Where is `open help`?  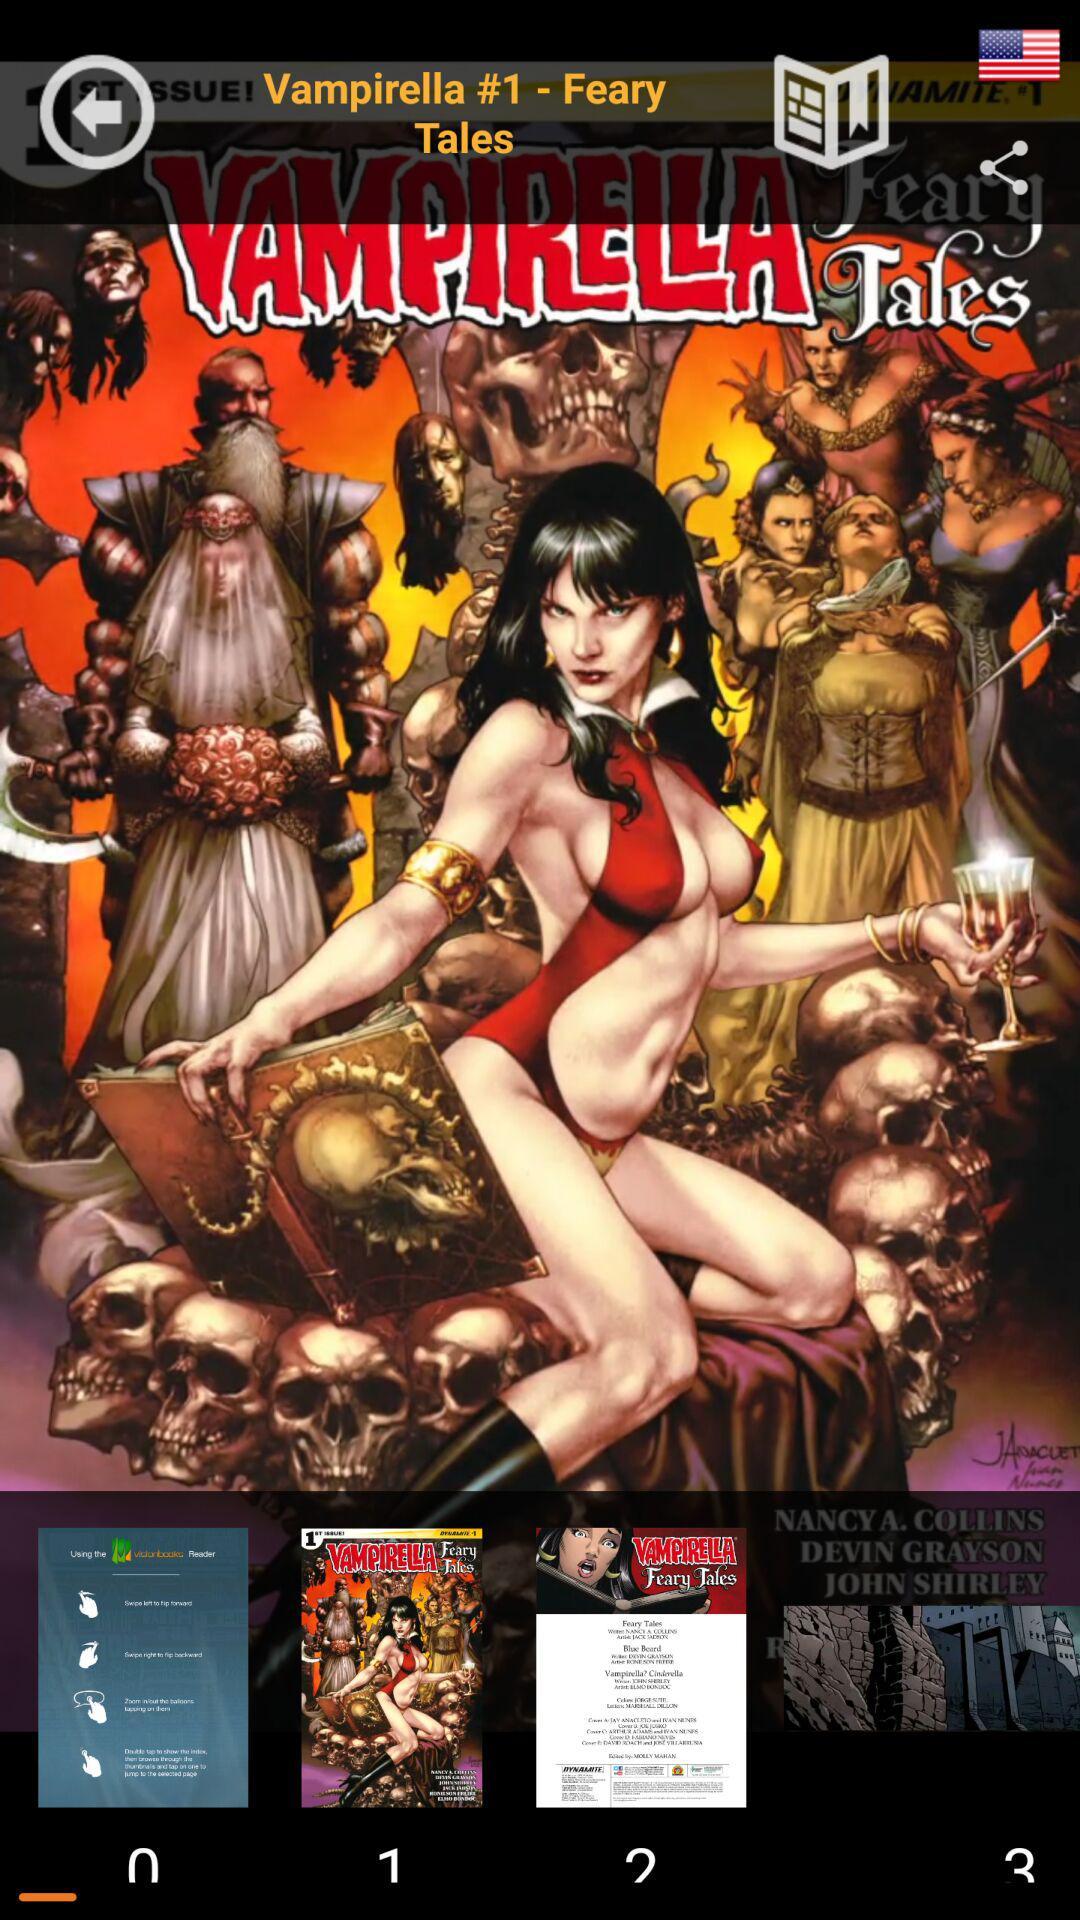
open help is located at coordinates (142, 1667).